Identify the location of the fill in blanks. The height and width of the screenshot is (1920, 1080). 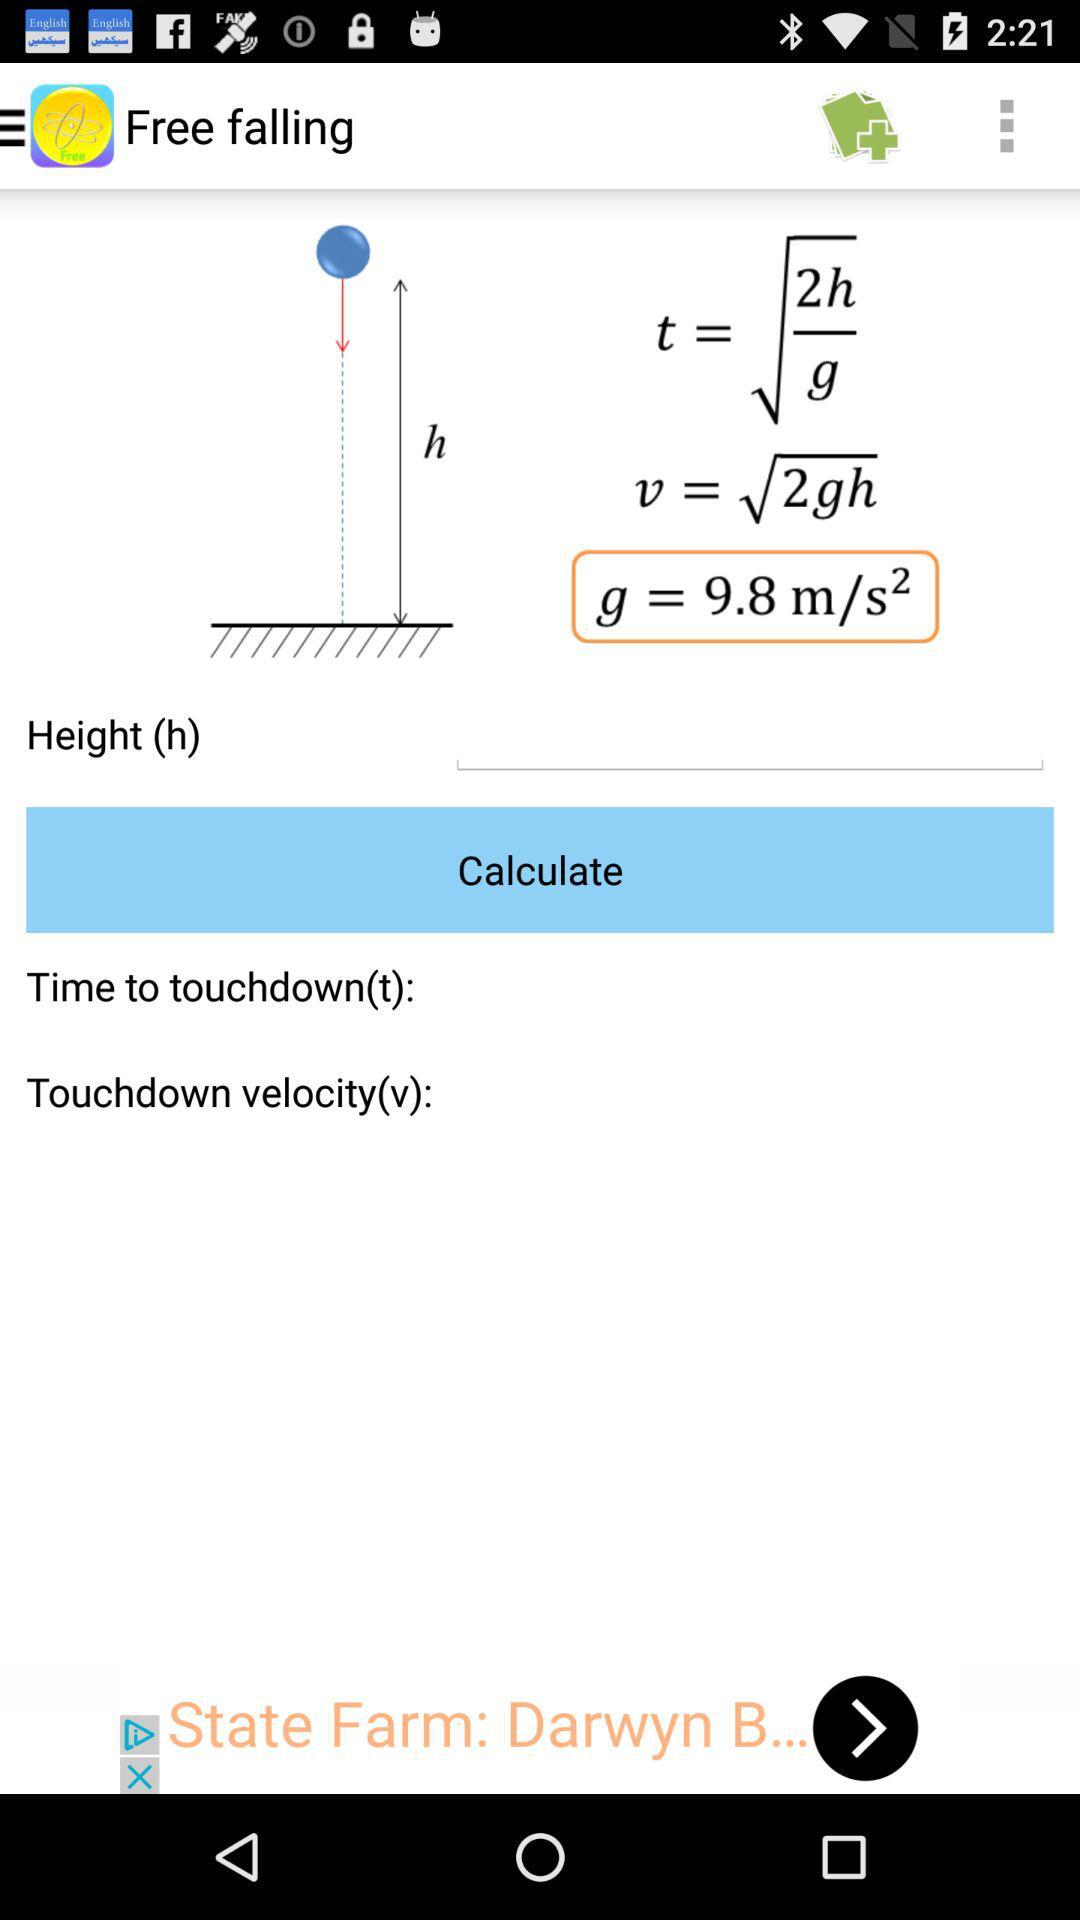
(749, 733).